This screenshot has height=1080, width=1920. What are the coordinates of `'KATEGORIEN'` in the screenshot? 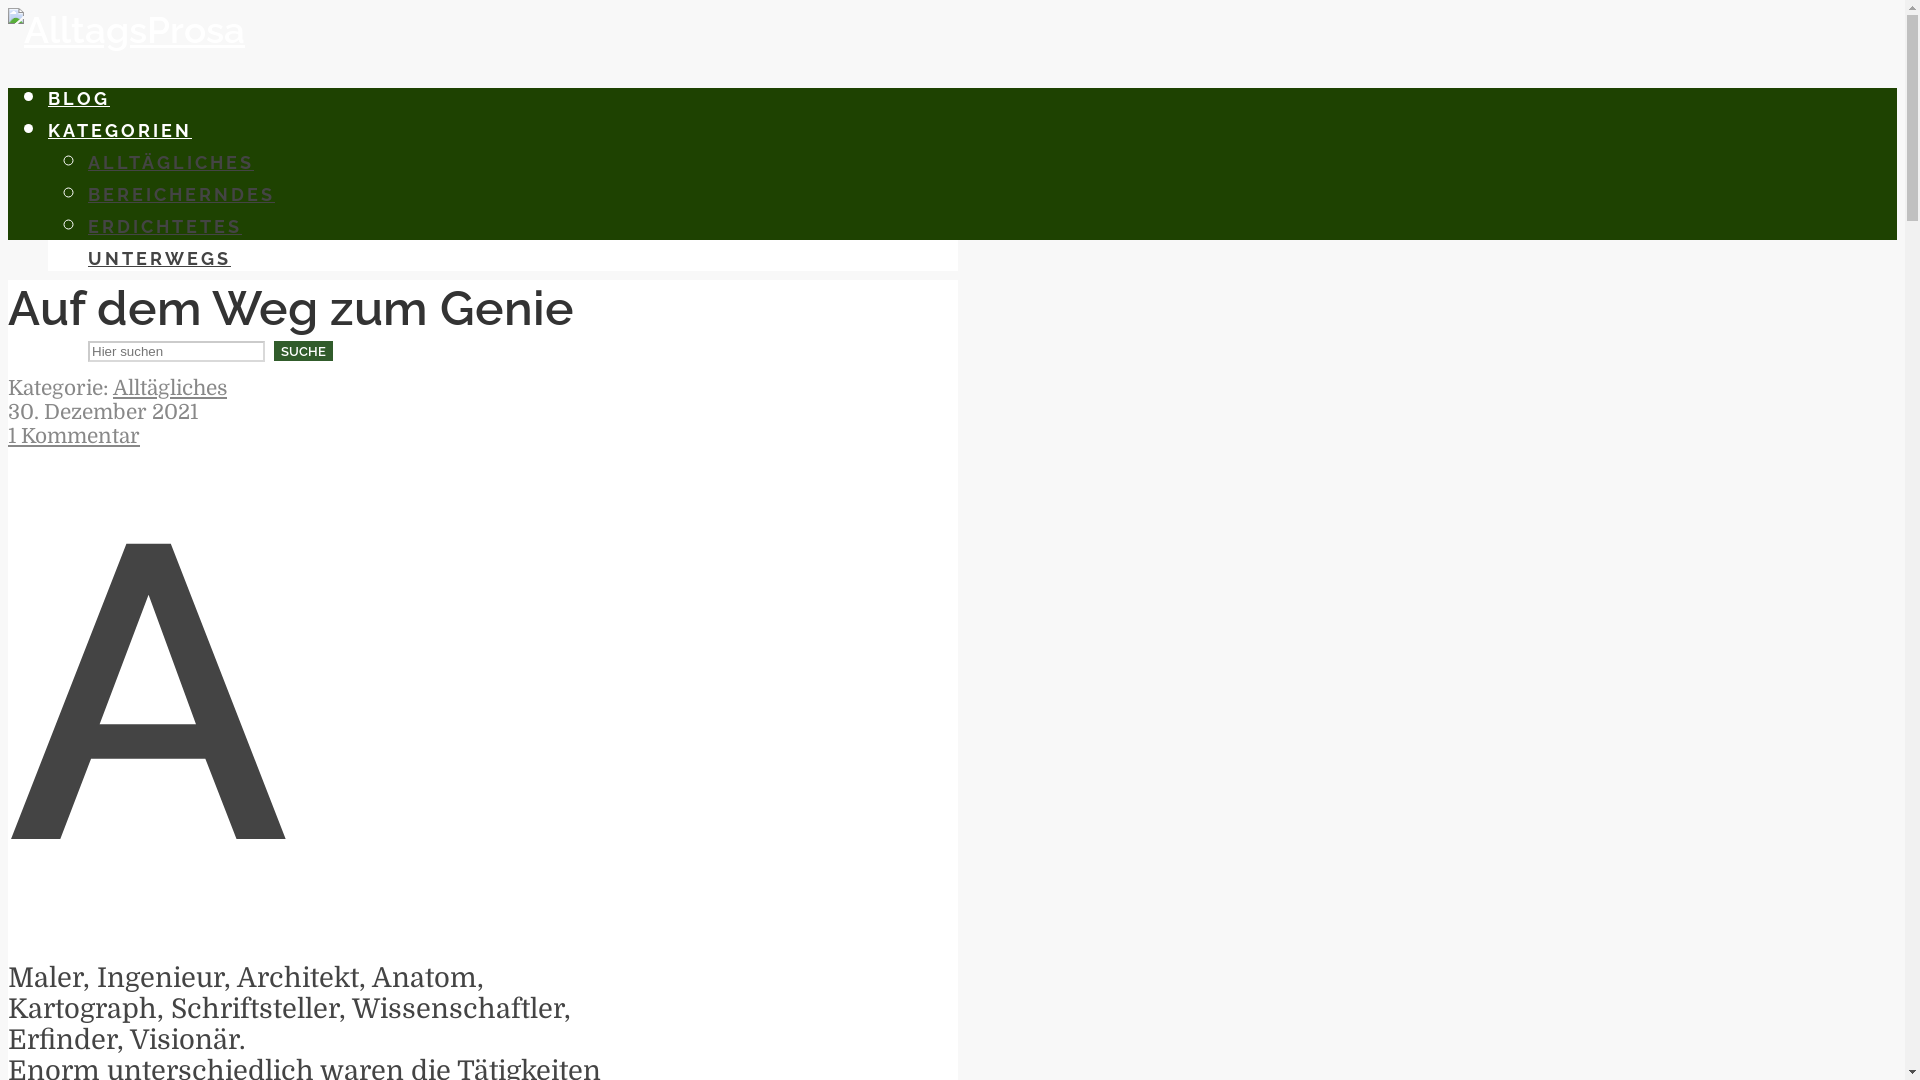 It's located at (119, 130).